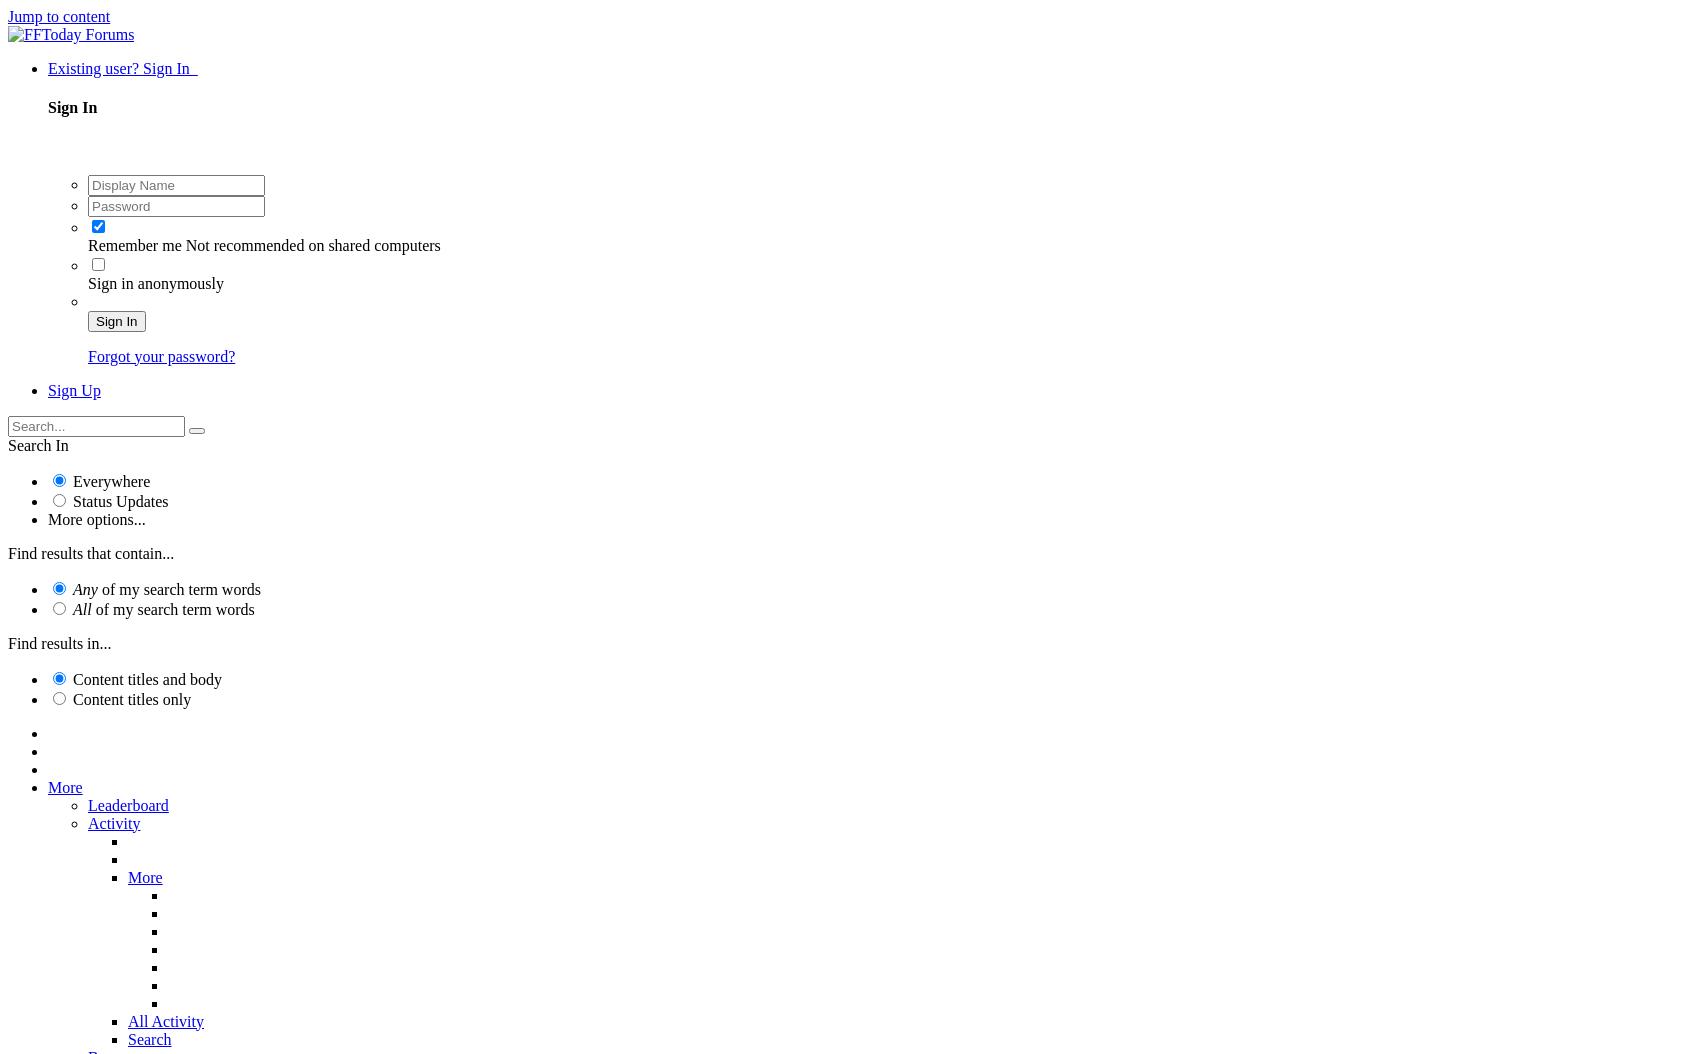  I want to click on 'Any', so click(73, 587).